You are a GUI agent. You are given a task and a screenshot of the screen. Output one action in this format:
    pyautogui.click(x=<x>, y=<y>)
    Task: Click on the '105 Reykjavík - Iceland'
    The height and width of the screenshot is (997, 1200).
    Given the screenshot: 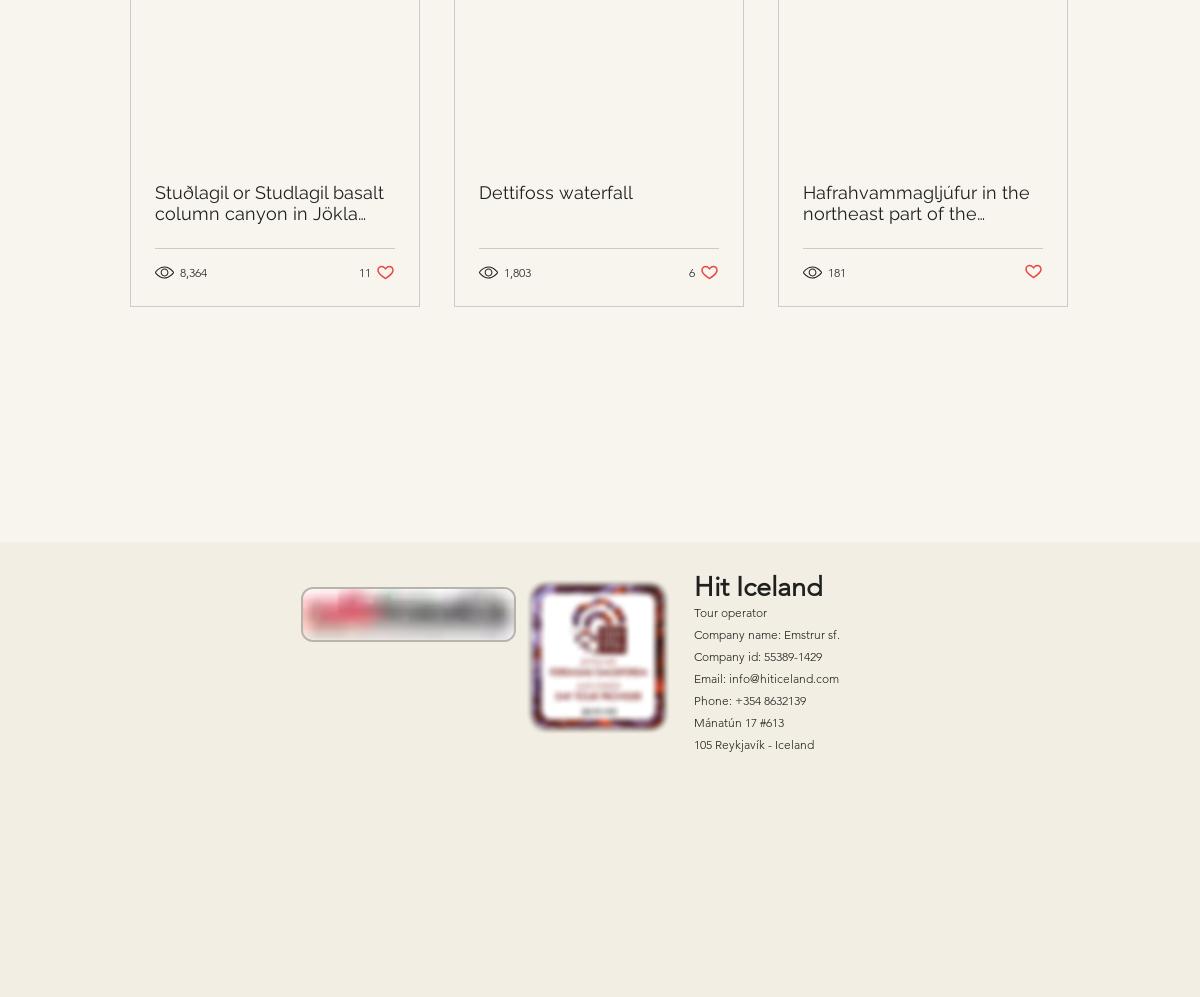 What is the action you would take?
    pyautogui.click(x=752, y=743)
    